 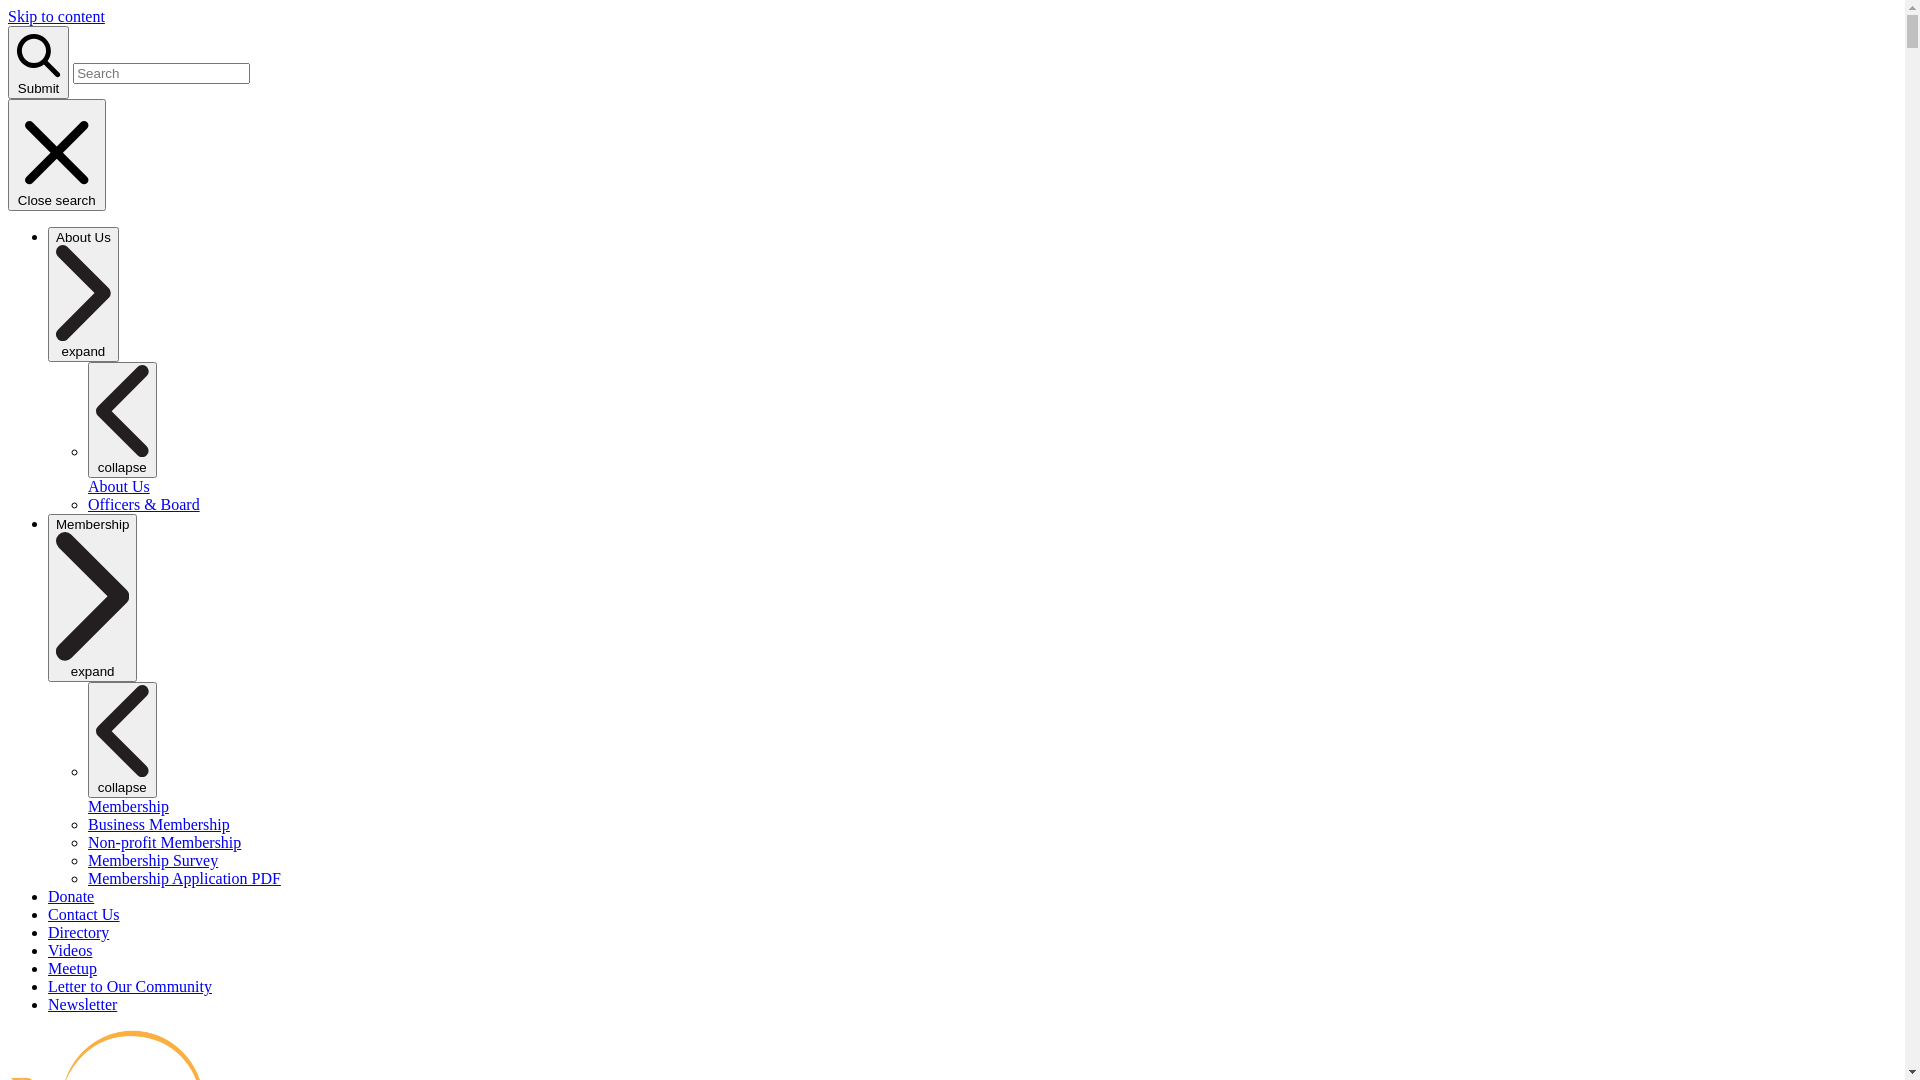 I want to click on 'Submit', so click(x=8, y=61).